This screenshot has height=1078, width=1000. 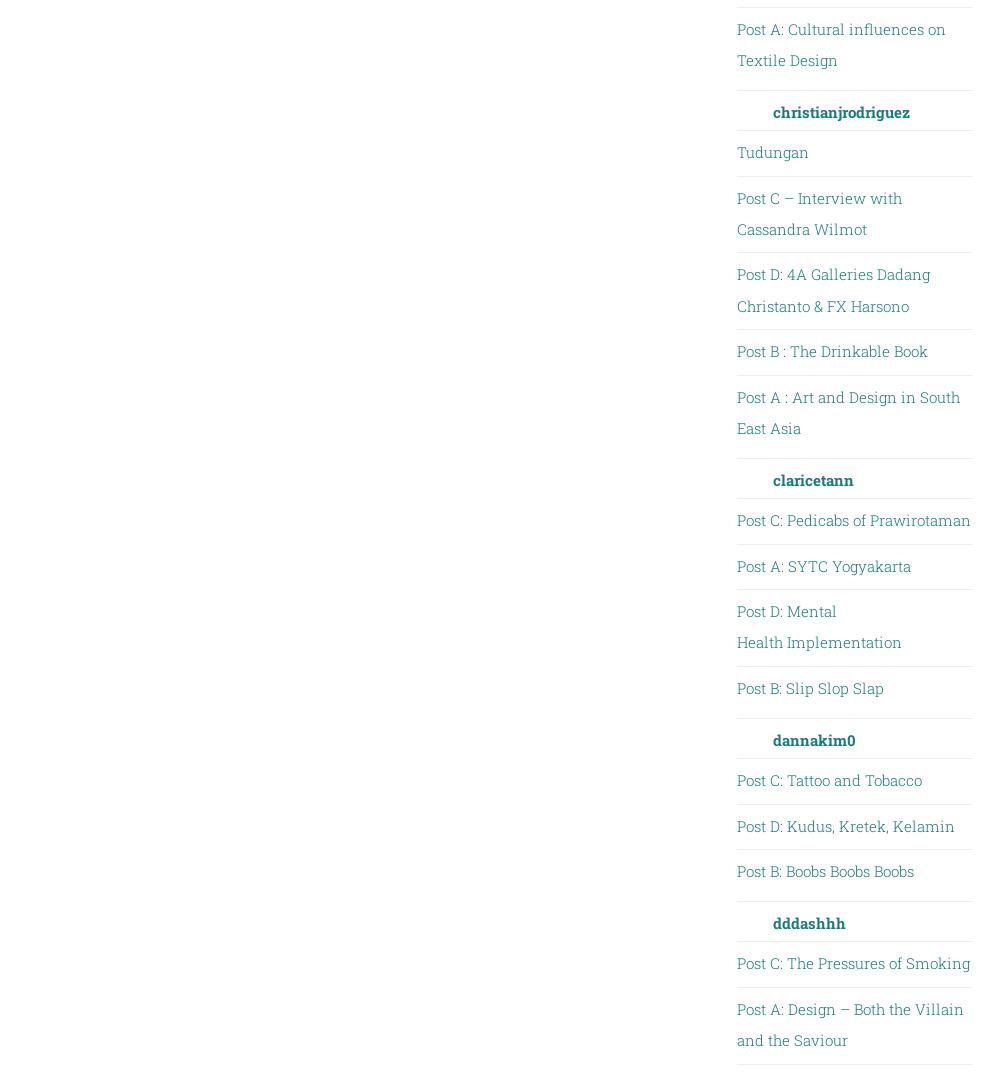 I want to click on 'Post C: The Pressures of Smoking', so click(x=851, y=961).